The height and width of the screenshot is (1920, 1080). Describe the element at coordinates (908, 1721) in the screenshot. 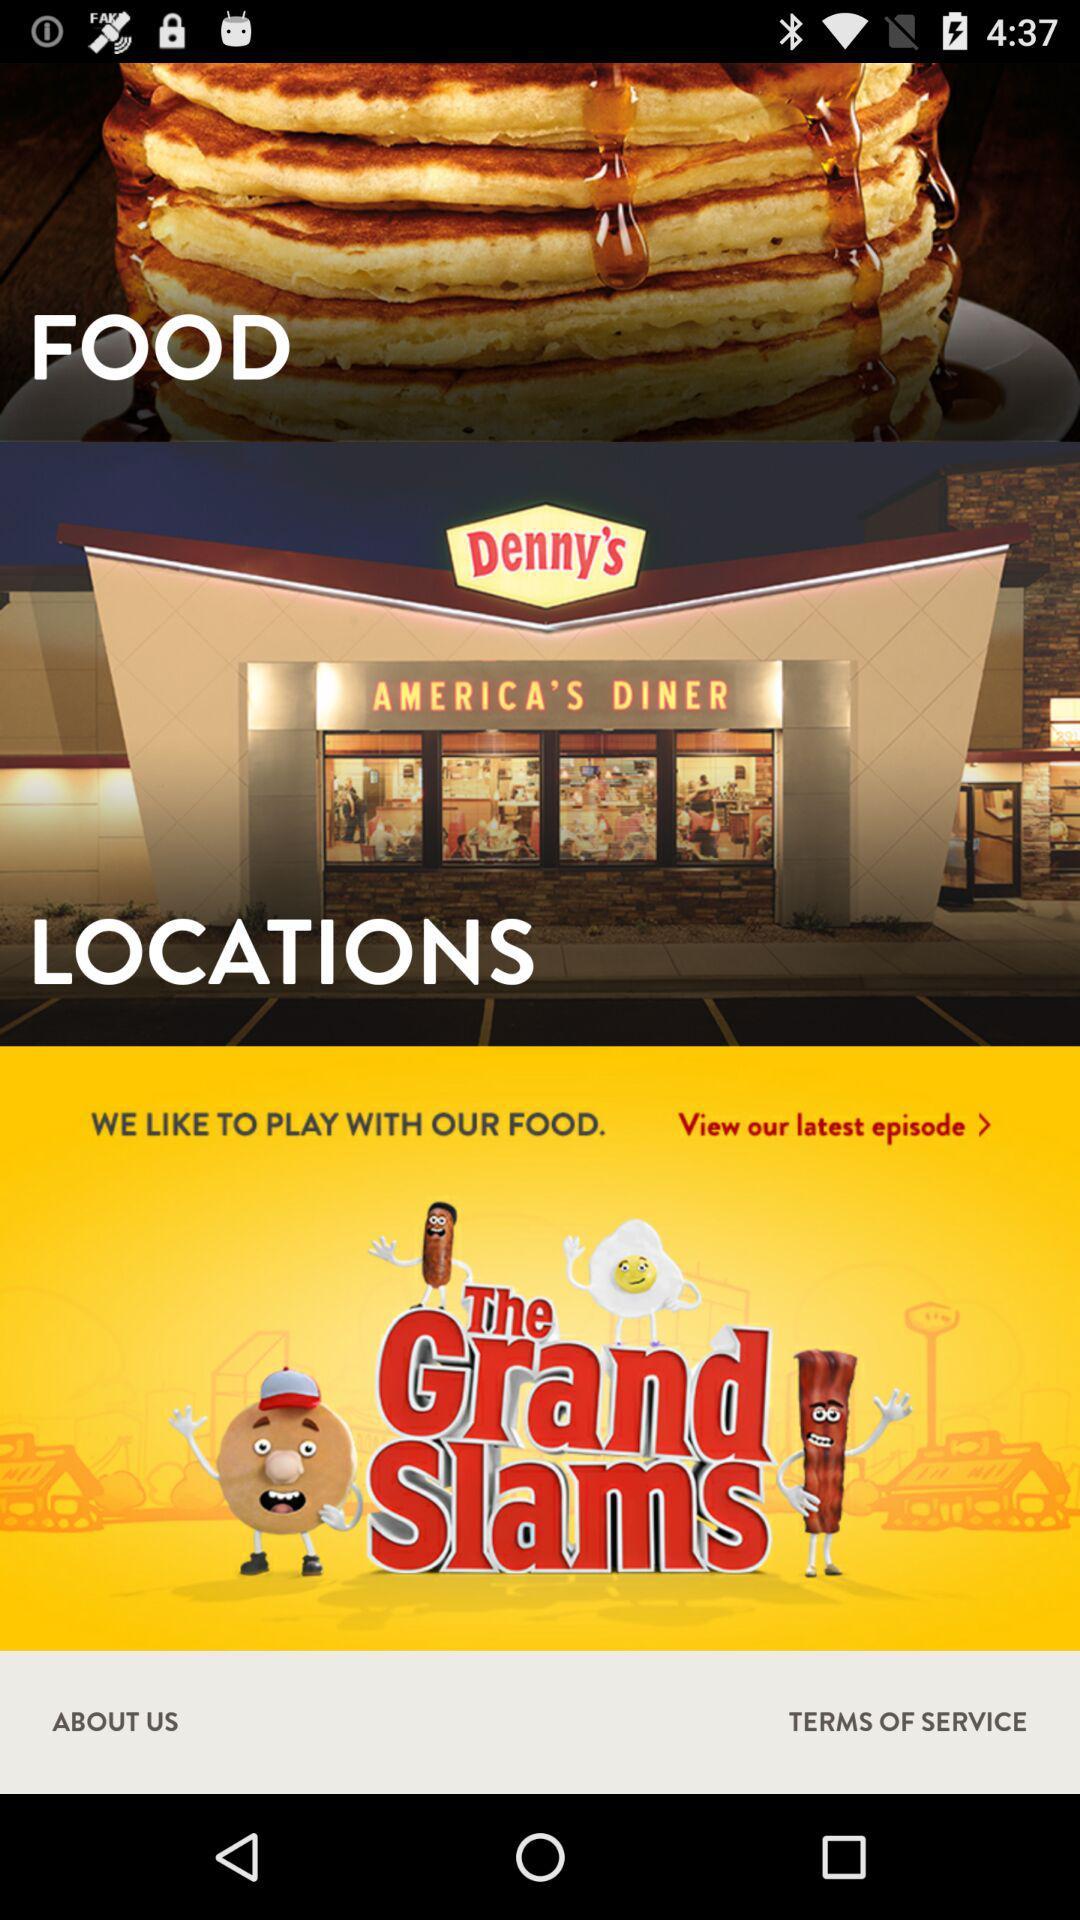

I see `the item to the right of about us icon` at that location.